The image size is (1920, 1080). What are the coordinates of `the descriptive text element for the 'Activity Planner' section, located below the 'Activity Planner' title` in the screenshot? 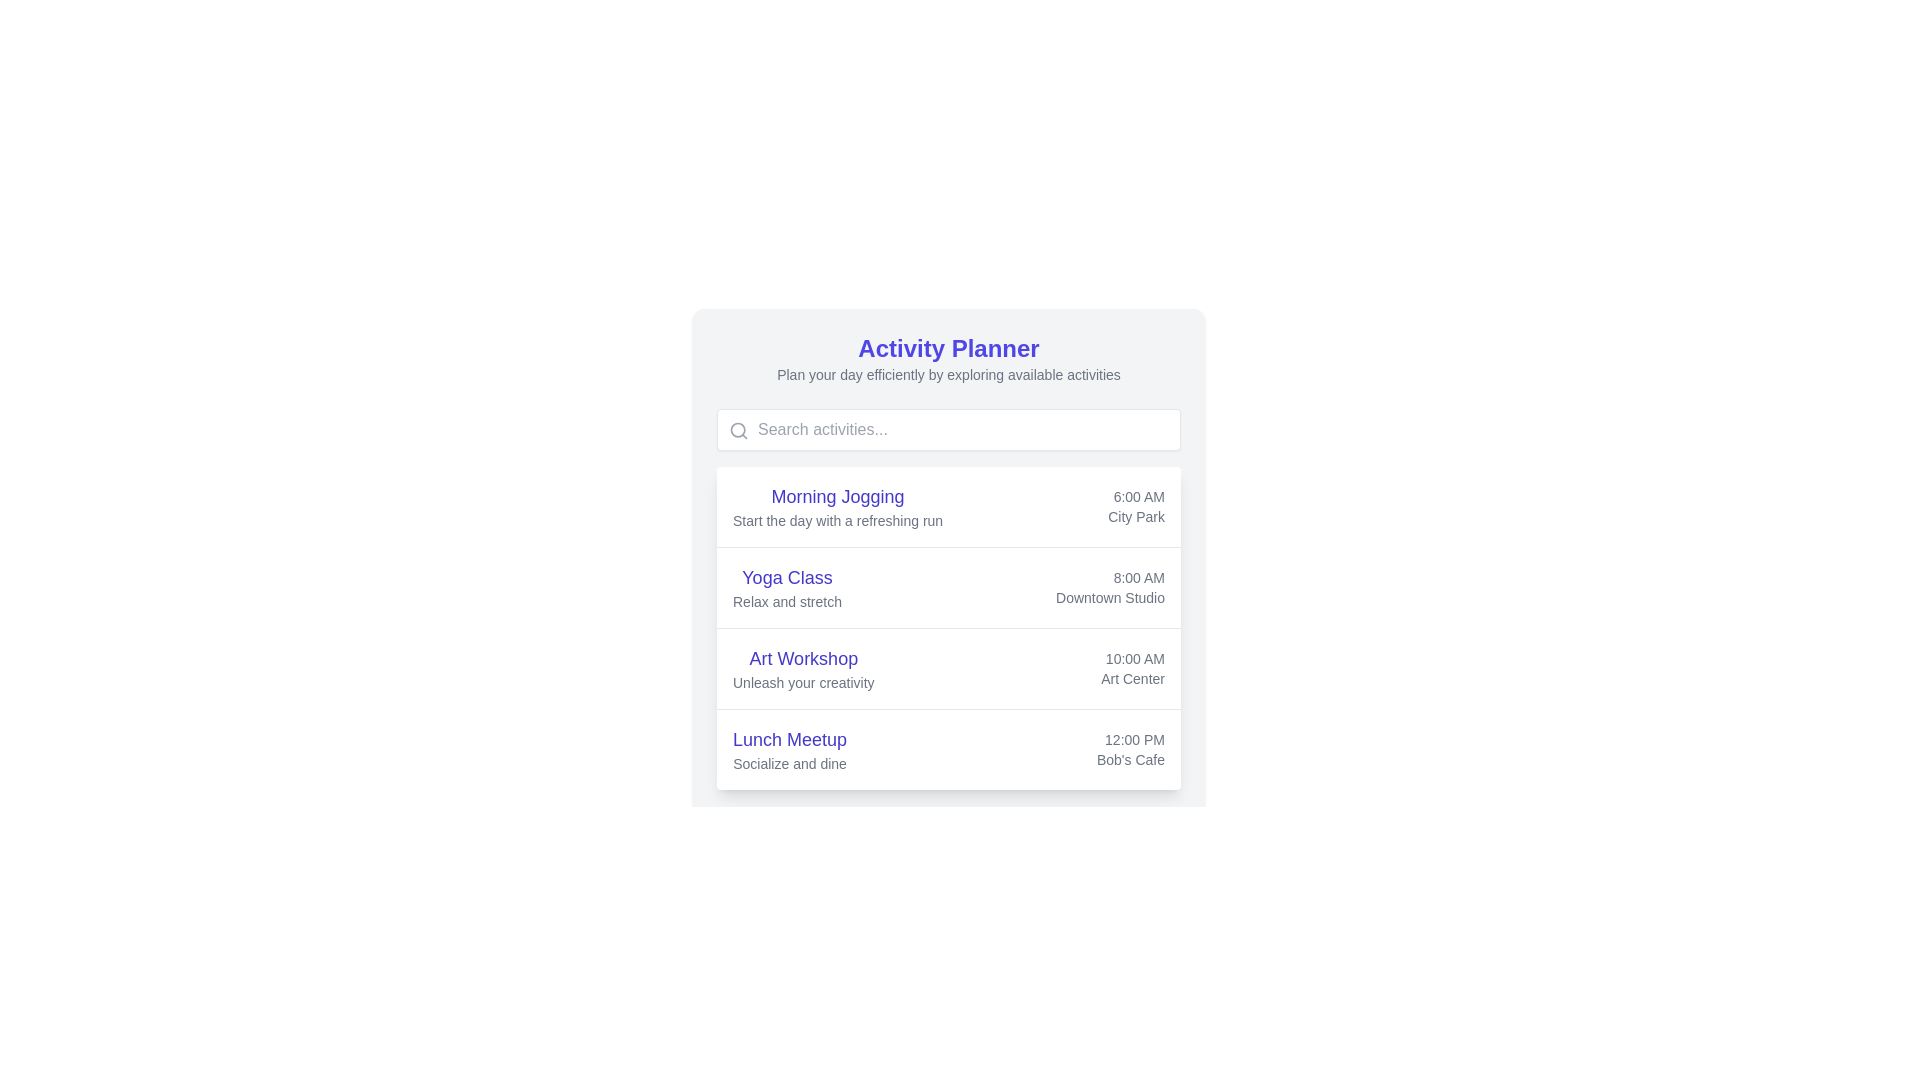 It's located at (948, 374).